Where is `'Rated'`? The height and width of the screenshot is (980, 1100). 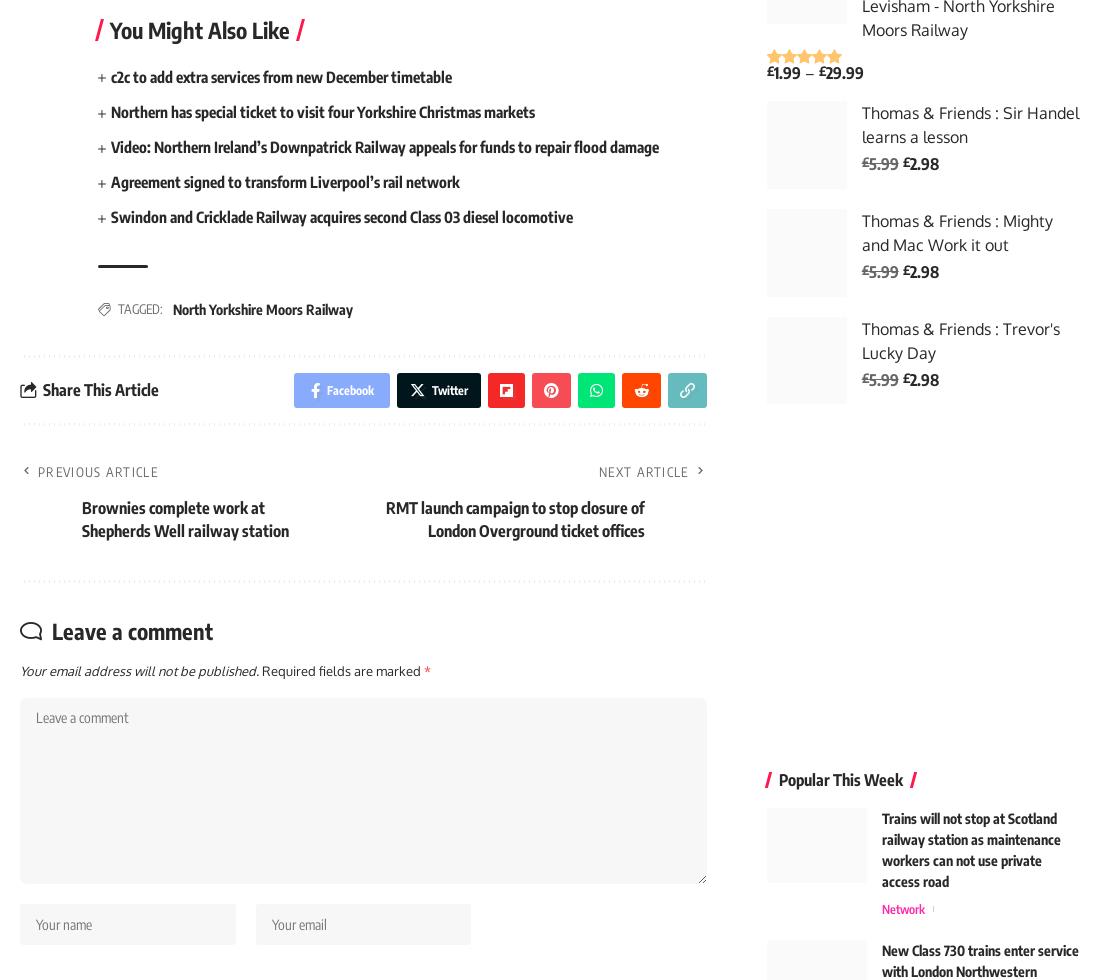
'Rated' is located at coordinates (784, 74).